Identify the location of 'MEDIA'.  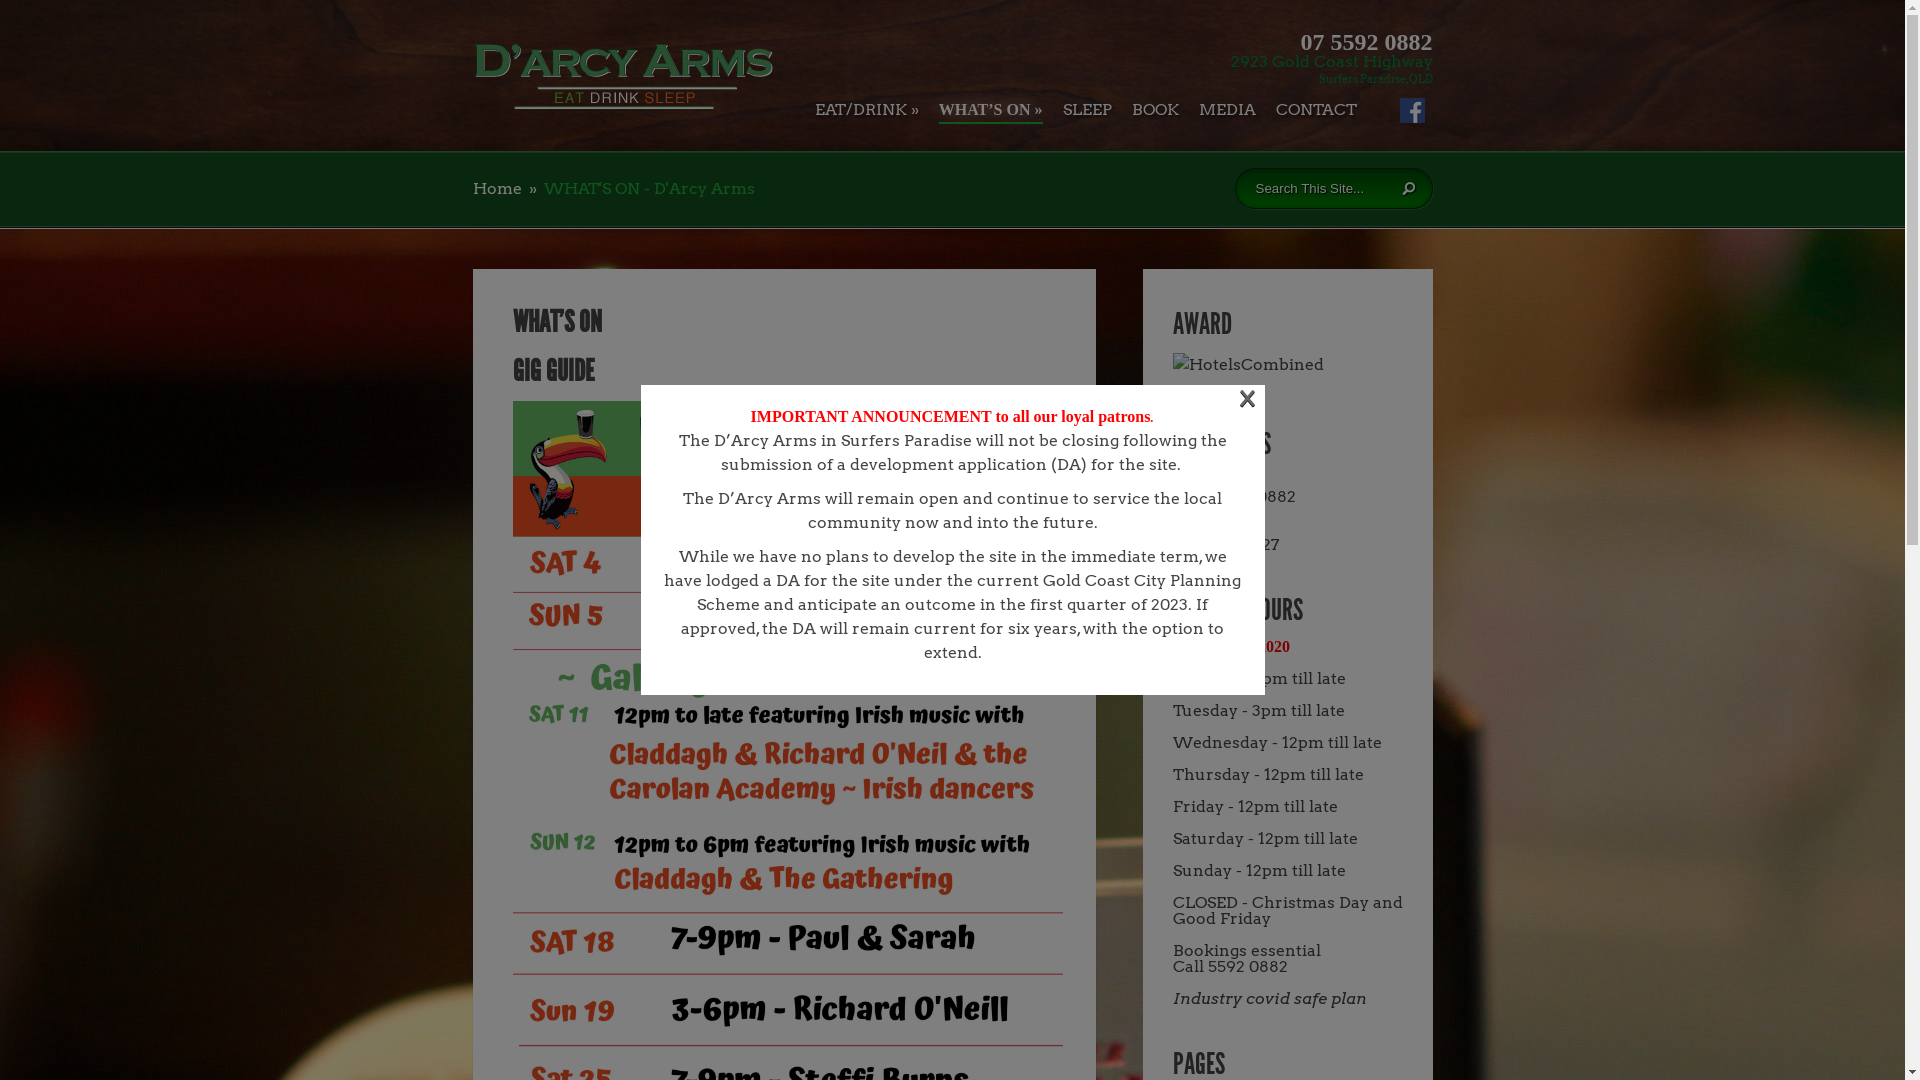
(1225, 114).